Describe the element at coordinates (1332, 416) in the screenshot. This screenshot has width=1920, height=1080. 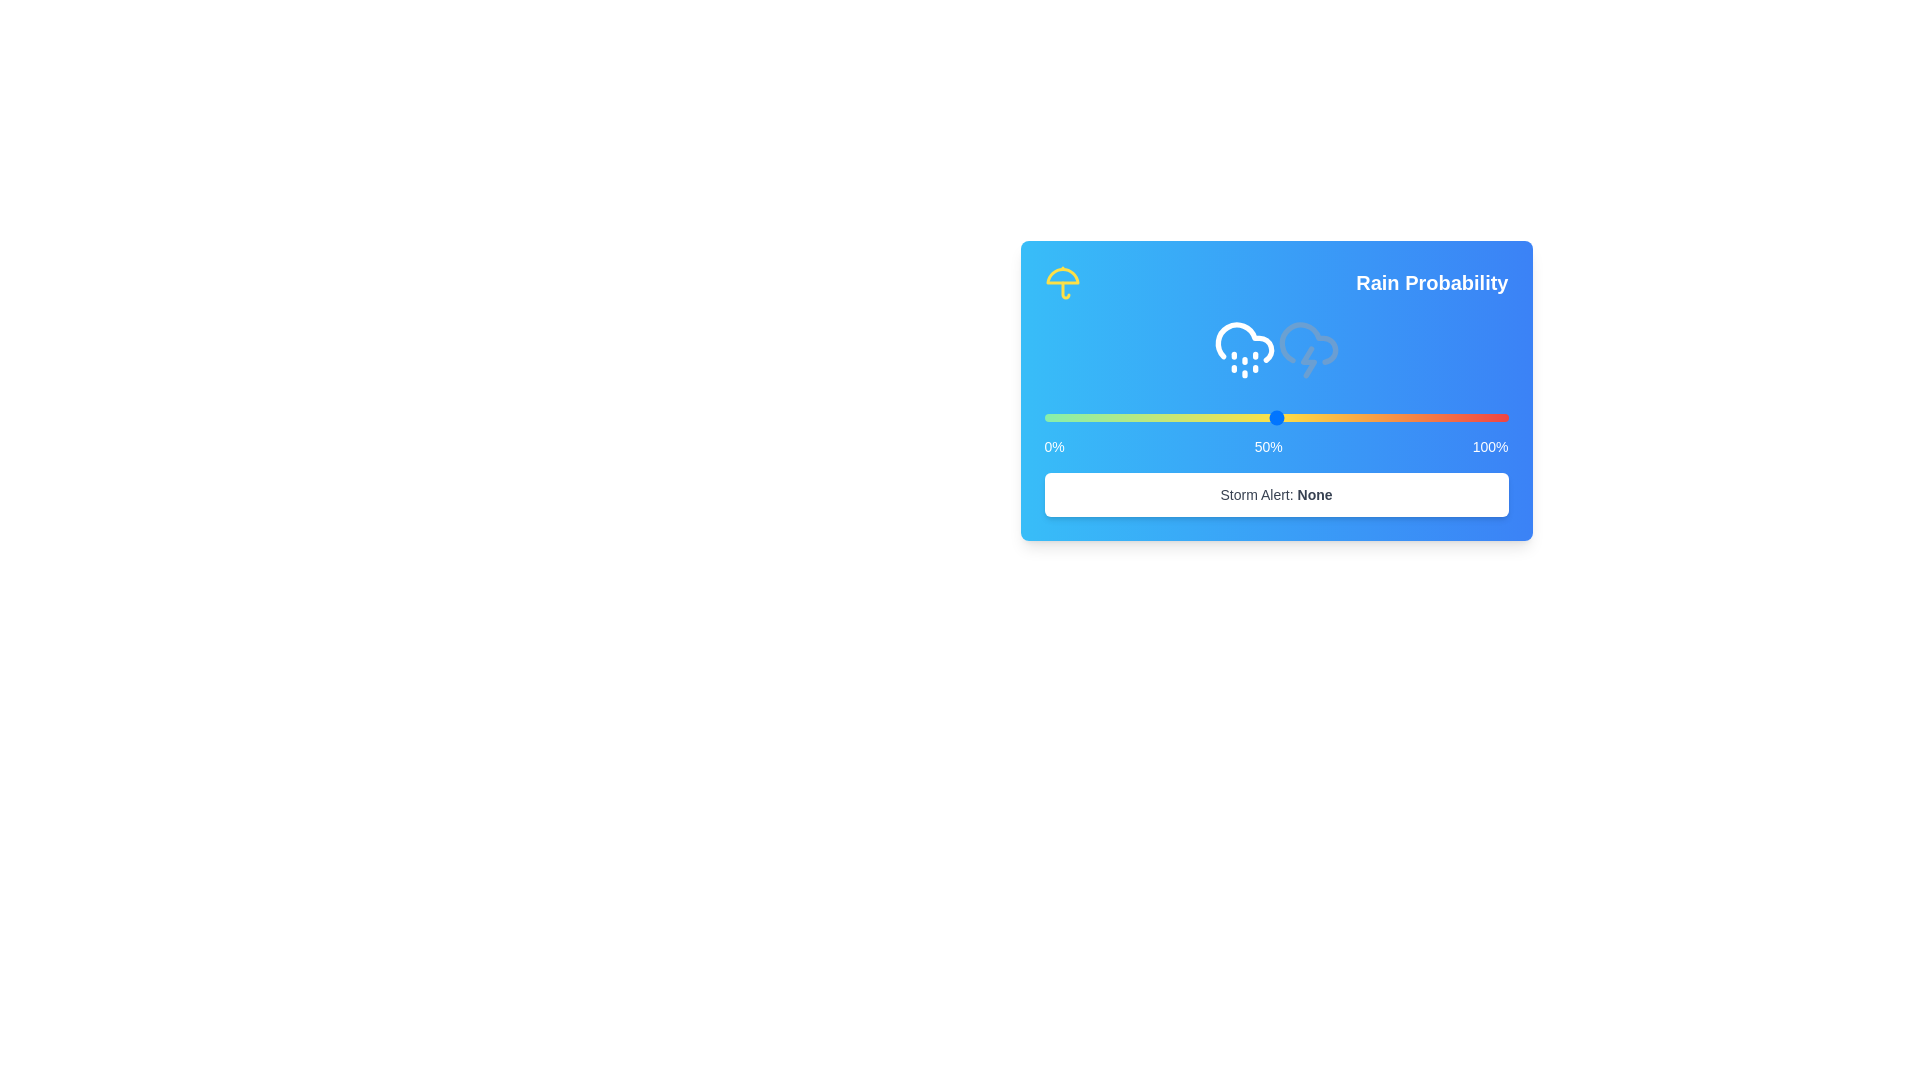
I see `the rain probability slider to 62%` at that location.